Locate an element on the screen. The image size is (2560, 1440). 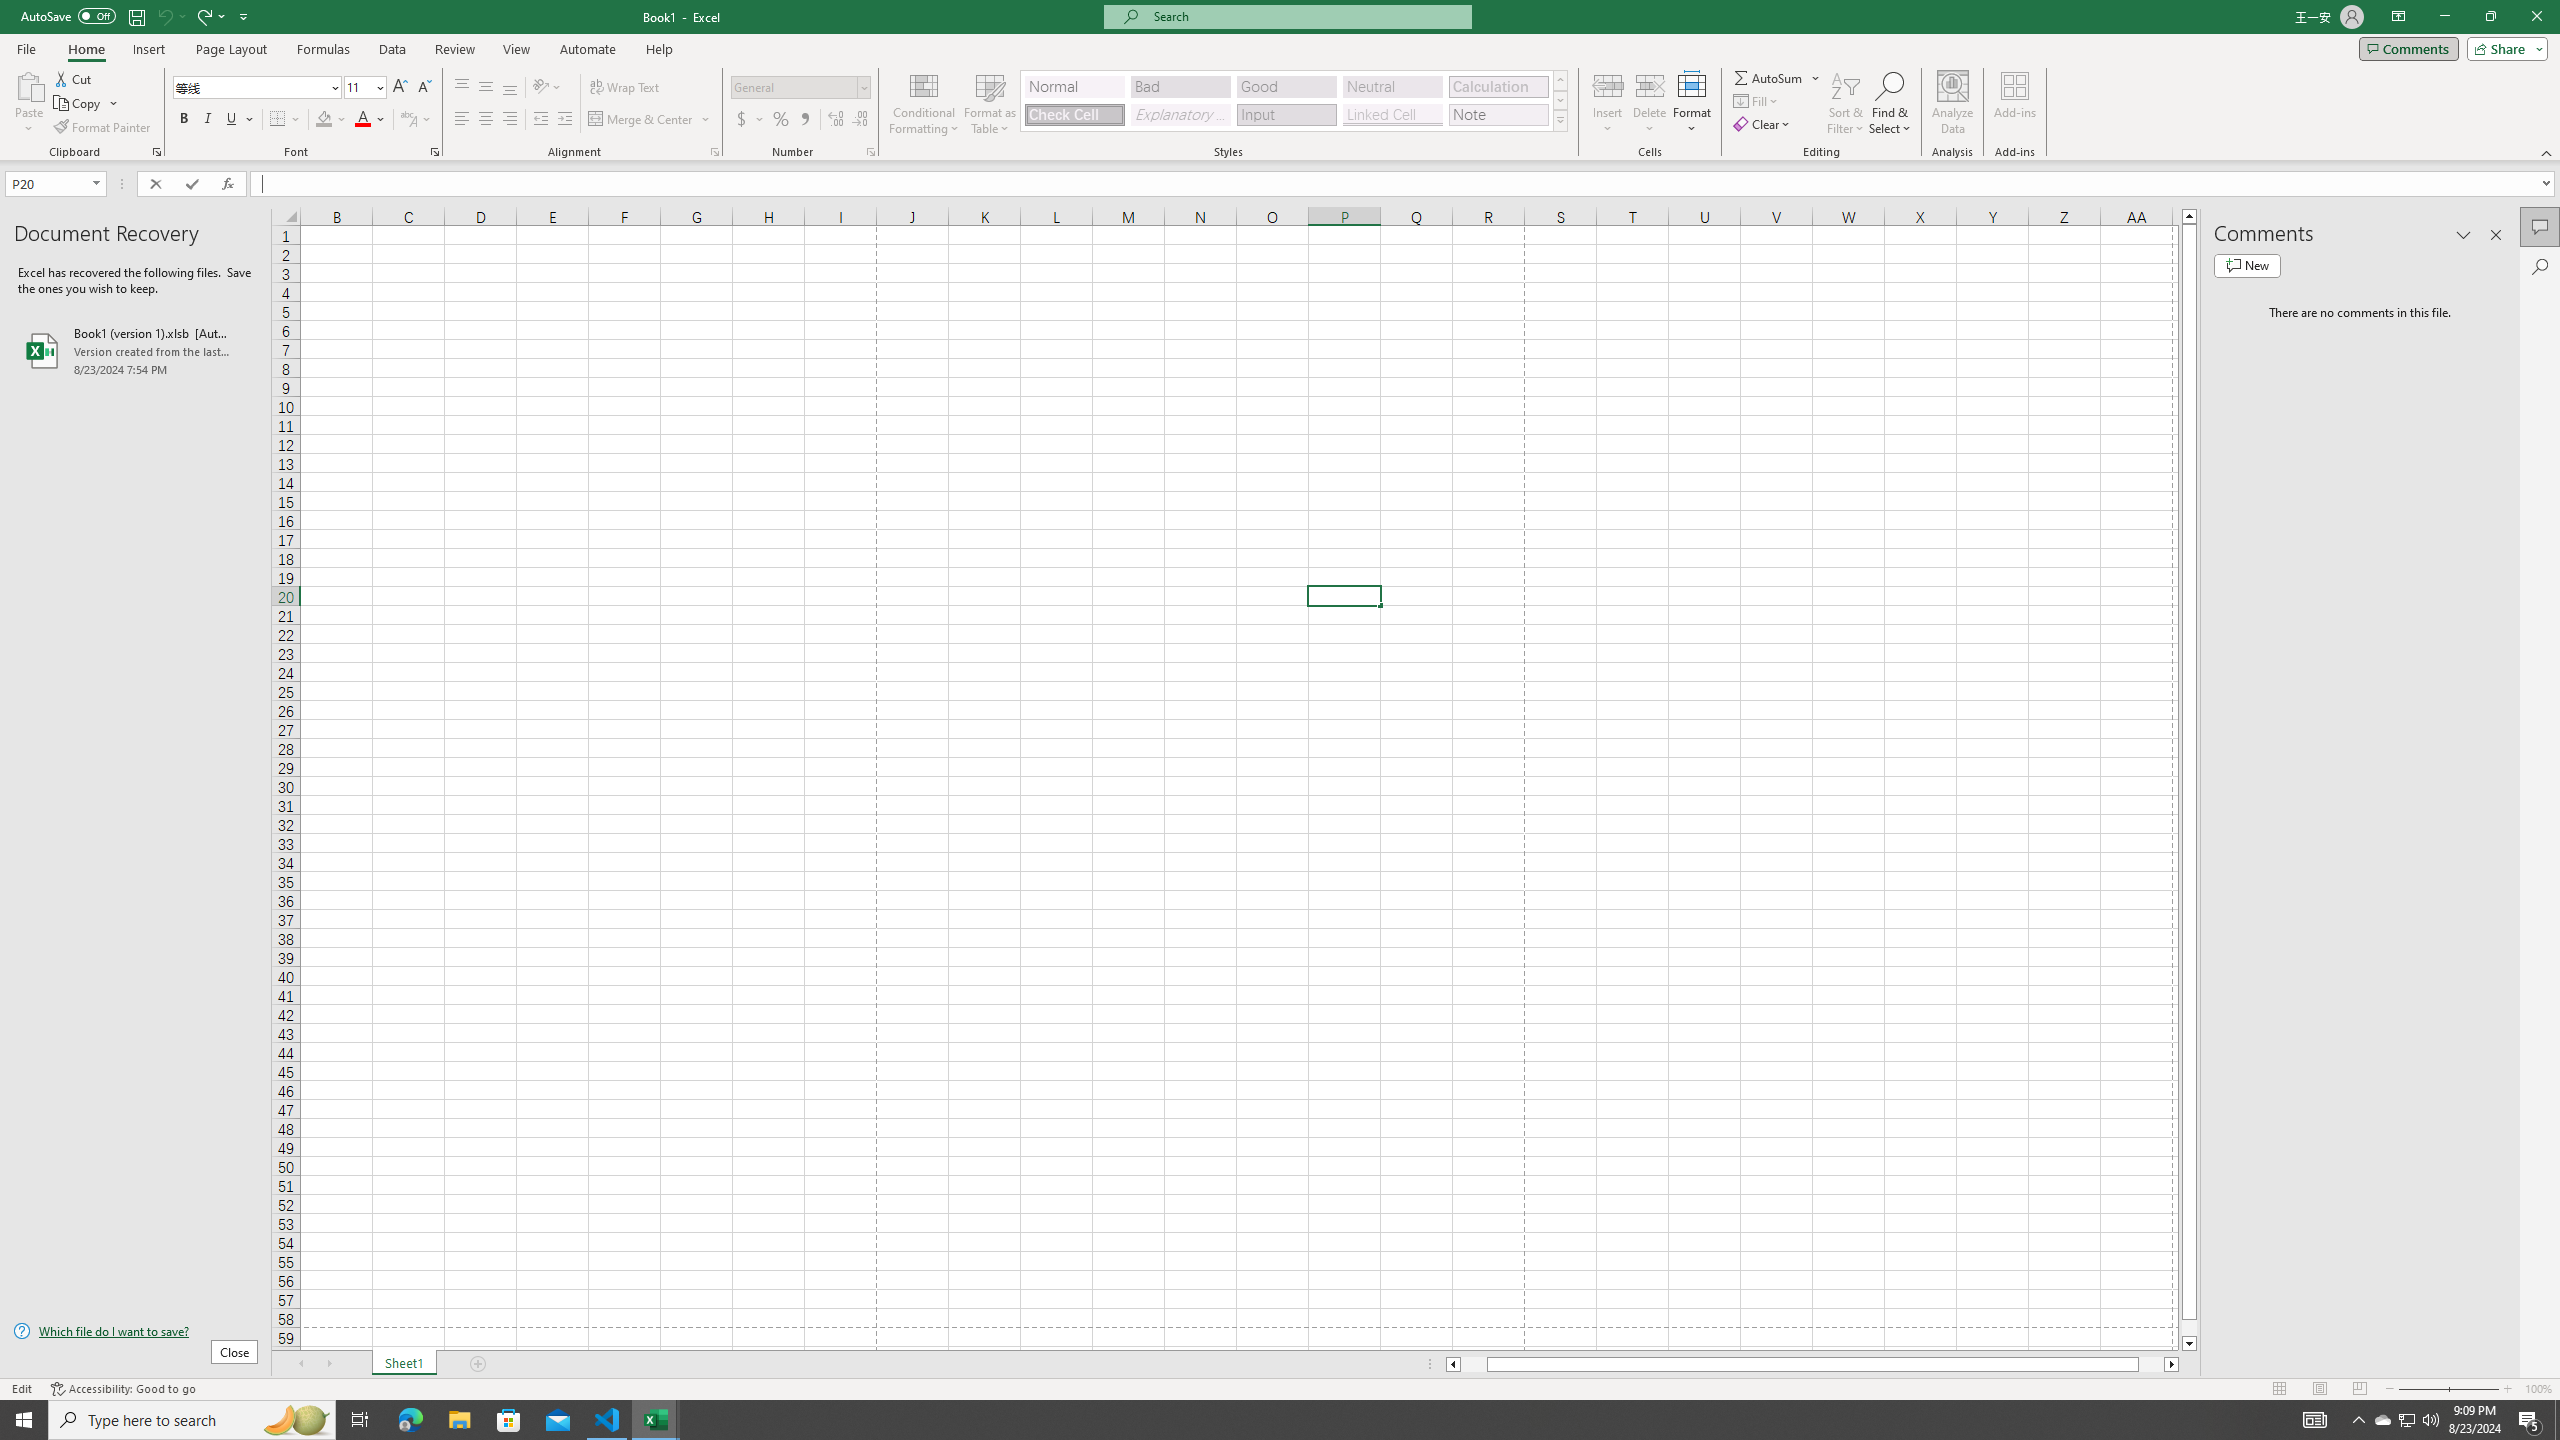
'Insert' is located at coordinates (1606, 103).